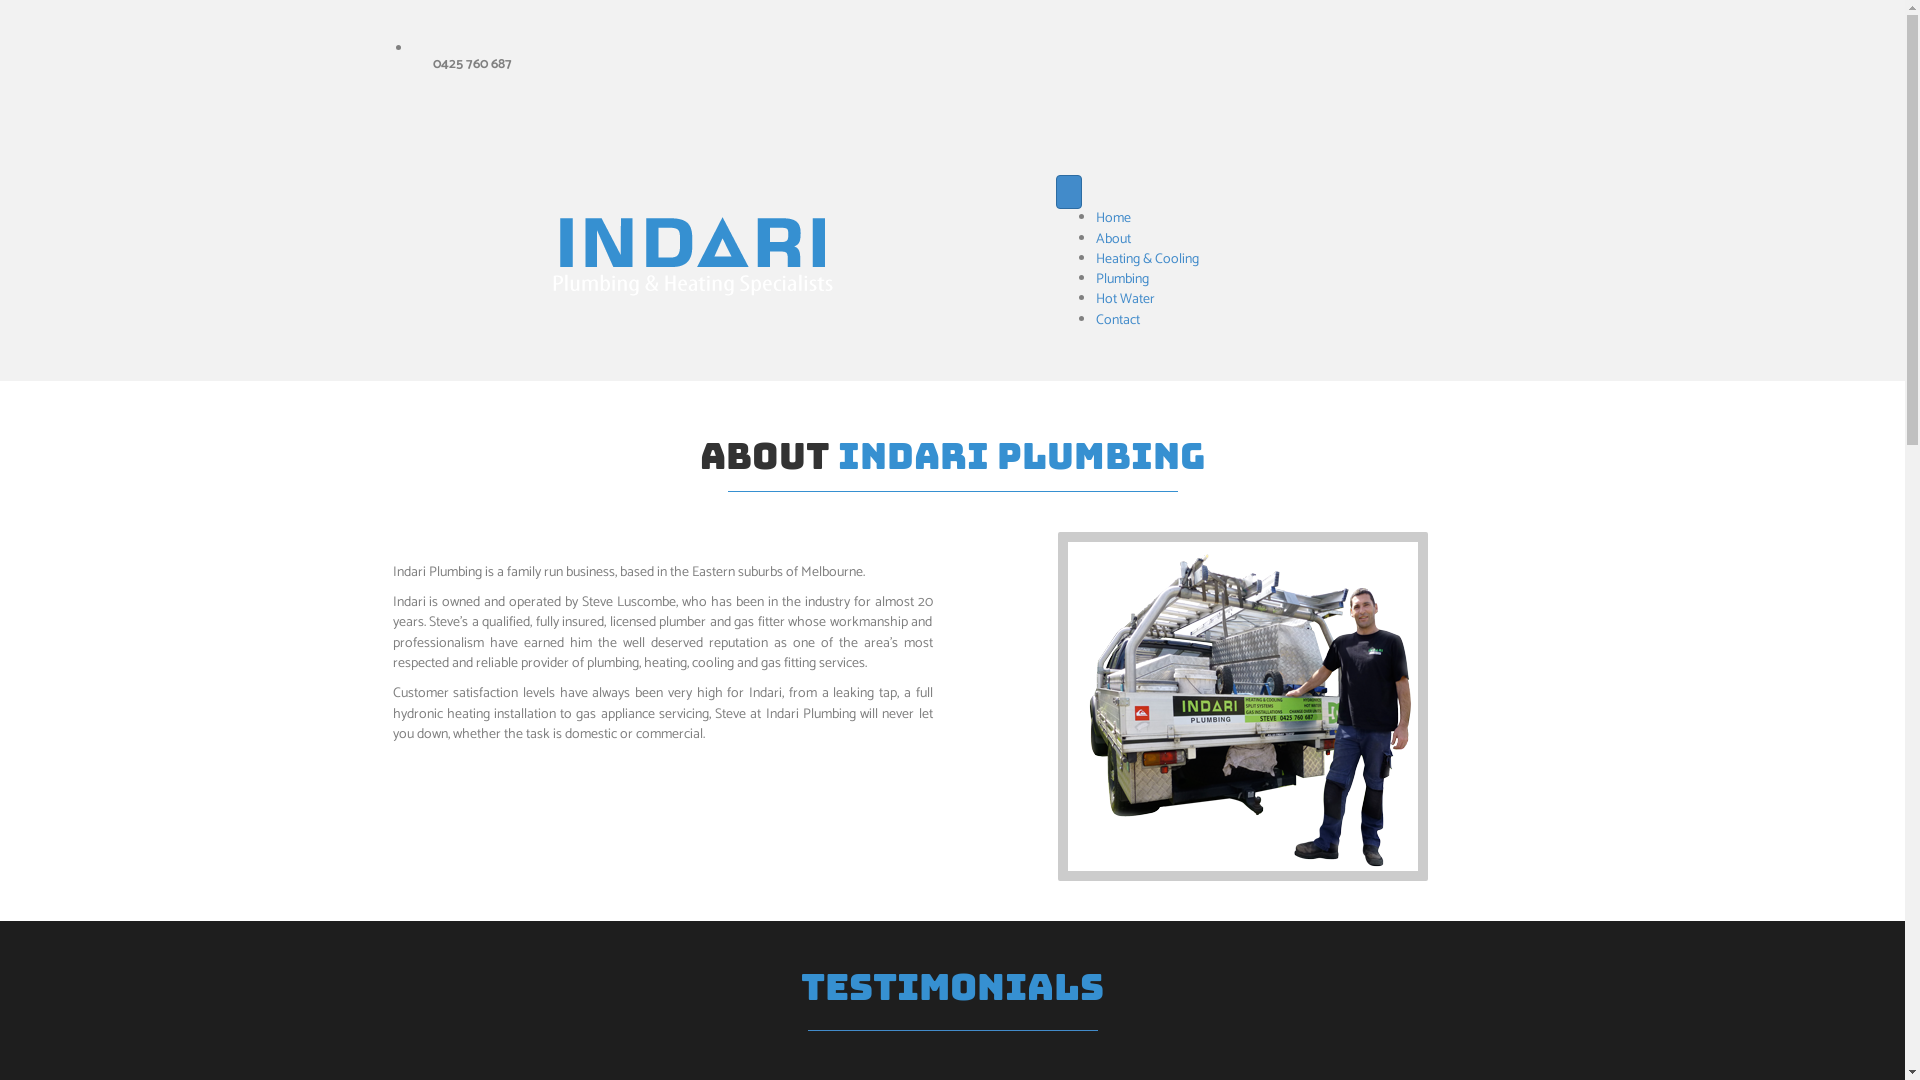  I want to click on 'Plumbing', so click(1122, 279).